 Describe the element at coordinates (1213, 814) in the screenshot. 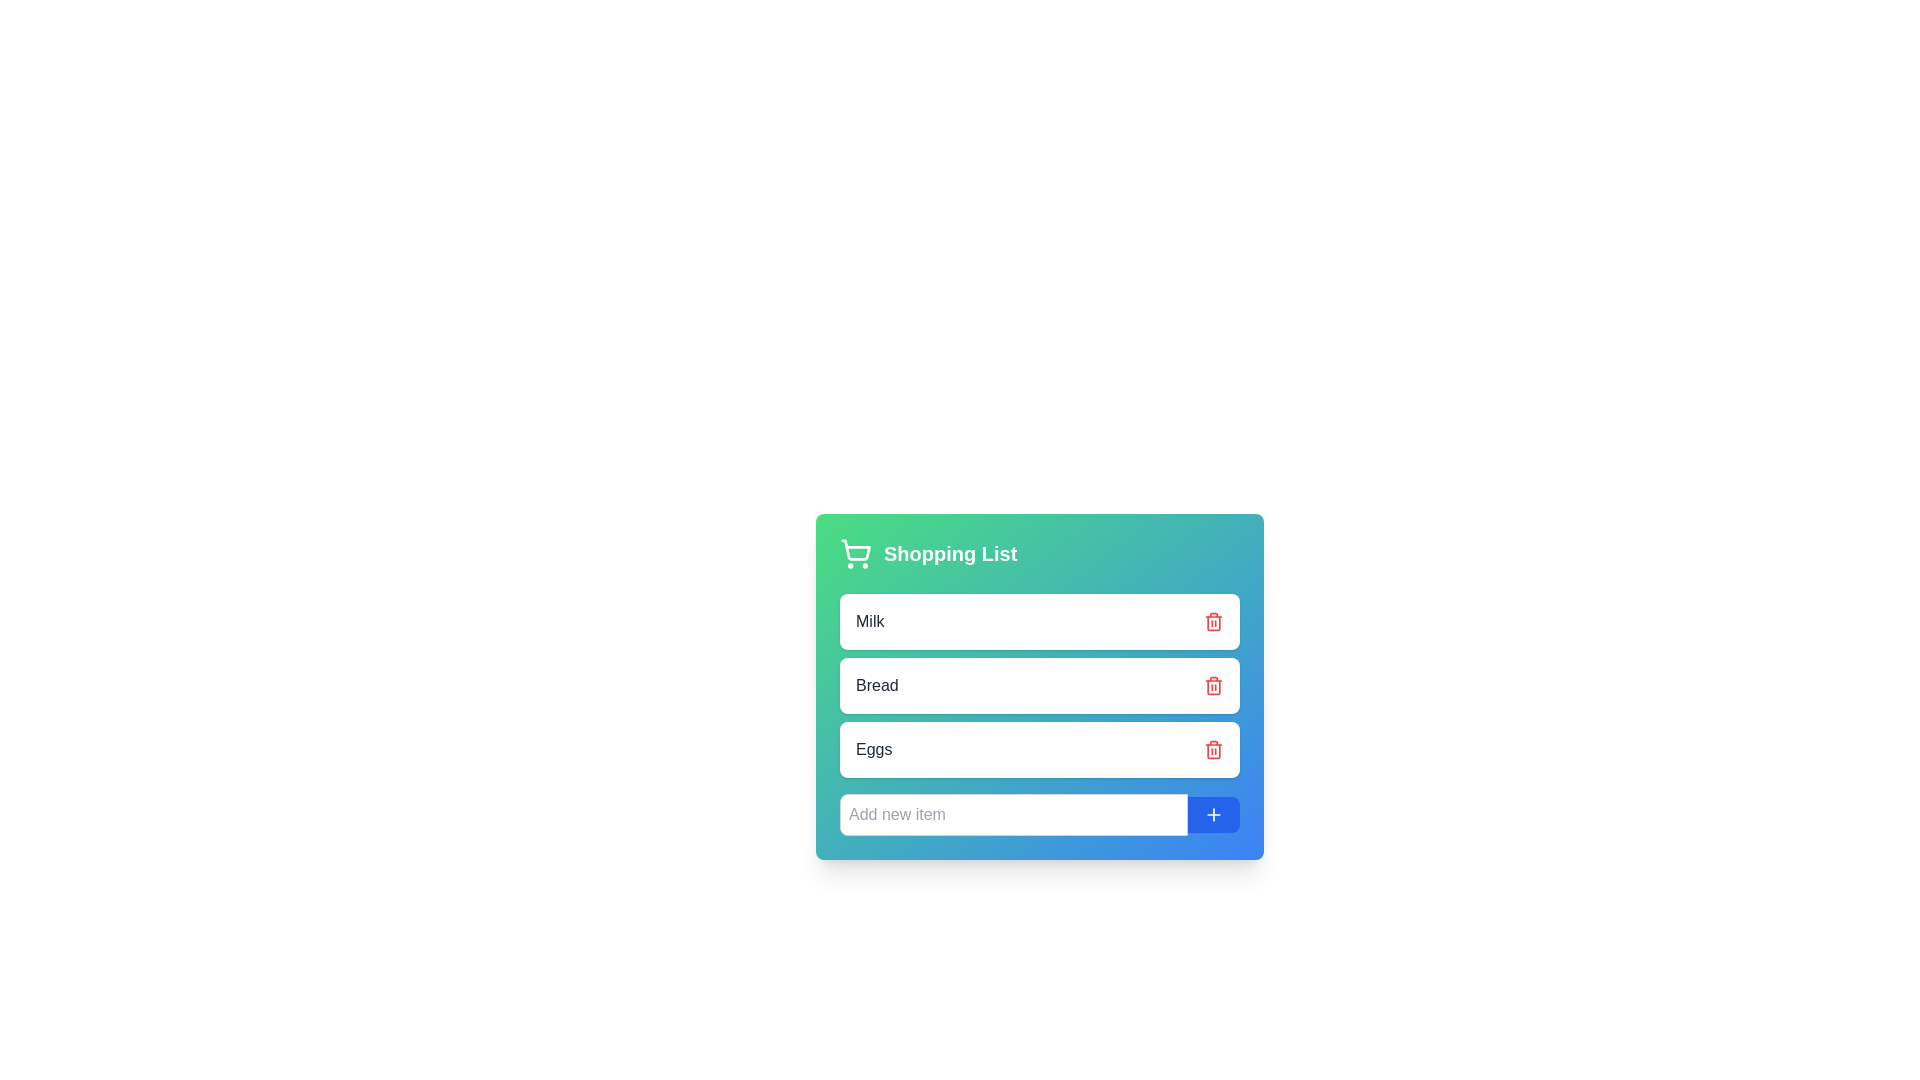

I see `the blue button with a white plus sign, located adjacent to the 'Add new item' input field` at that location.